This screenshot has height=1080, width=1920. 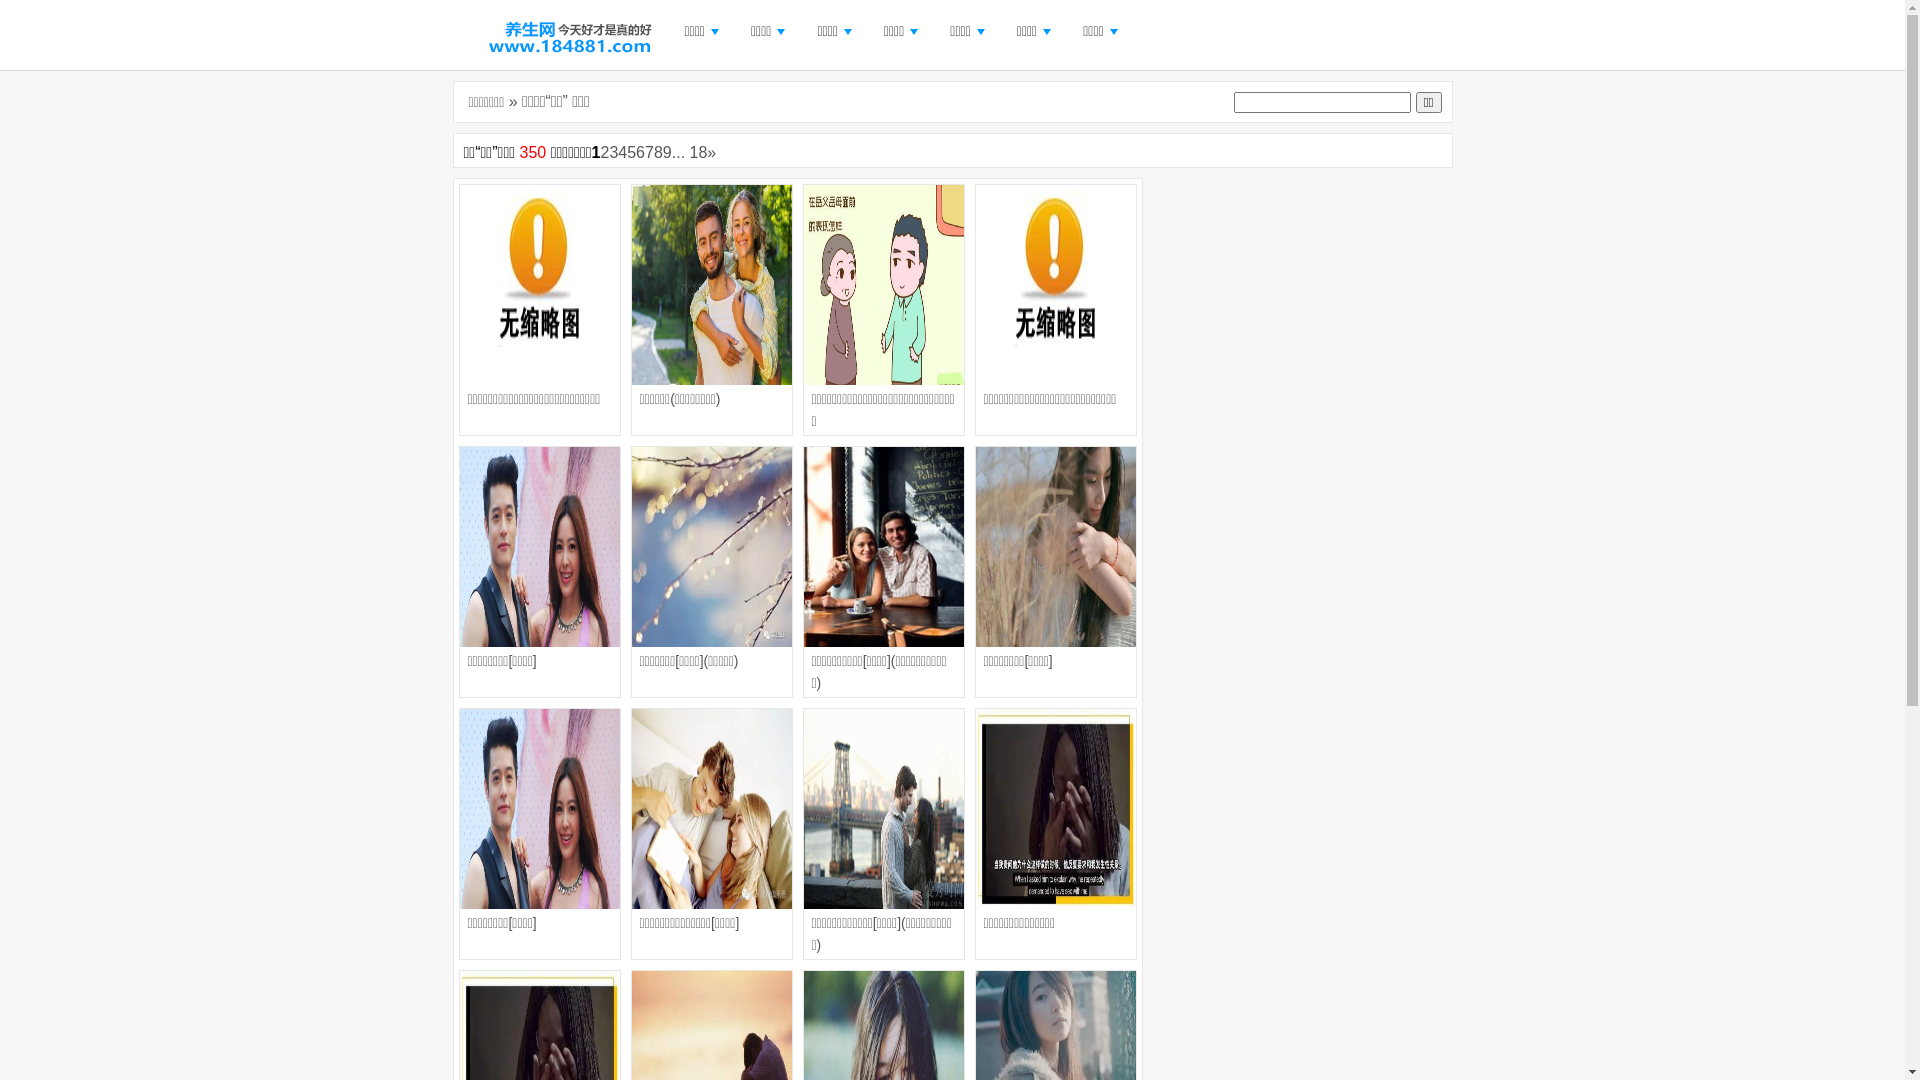 I want to click on '2', so click(x=603, y=151).